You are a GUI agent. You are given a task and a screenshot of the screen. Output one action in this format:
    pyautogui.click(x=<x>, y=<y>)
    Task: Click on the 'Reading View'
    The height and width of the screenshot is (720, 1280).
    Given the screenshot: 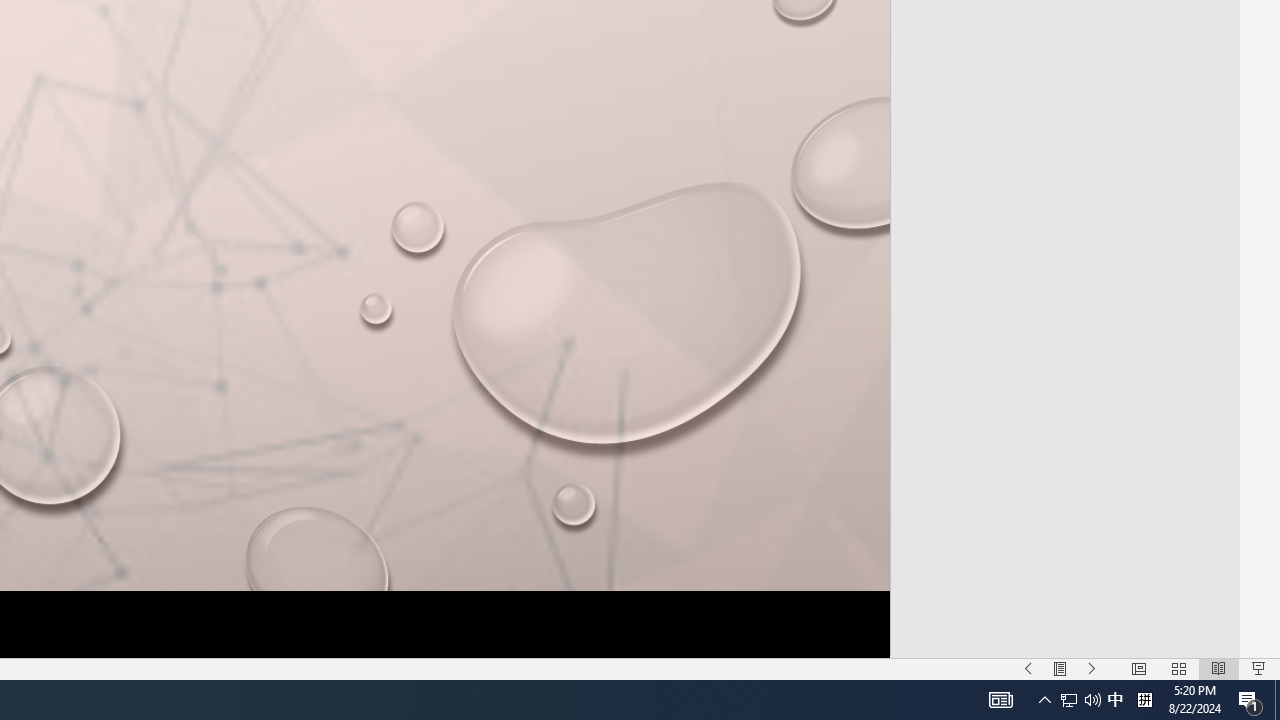 What is the action you would take?
    pyautogui.click(x=1218, y=669)
    